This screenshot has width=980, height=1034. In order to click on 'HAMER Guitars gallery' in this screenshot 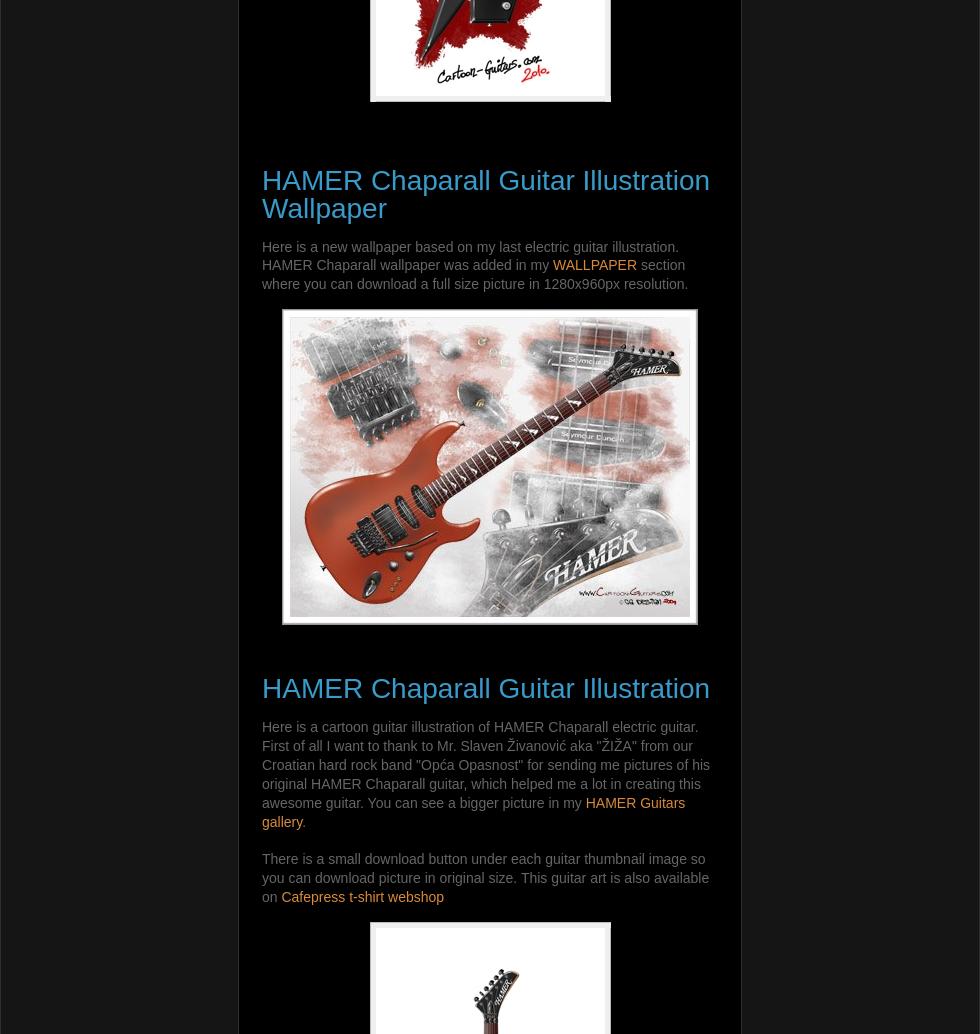, I will do `click(473, 810)`.